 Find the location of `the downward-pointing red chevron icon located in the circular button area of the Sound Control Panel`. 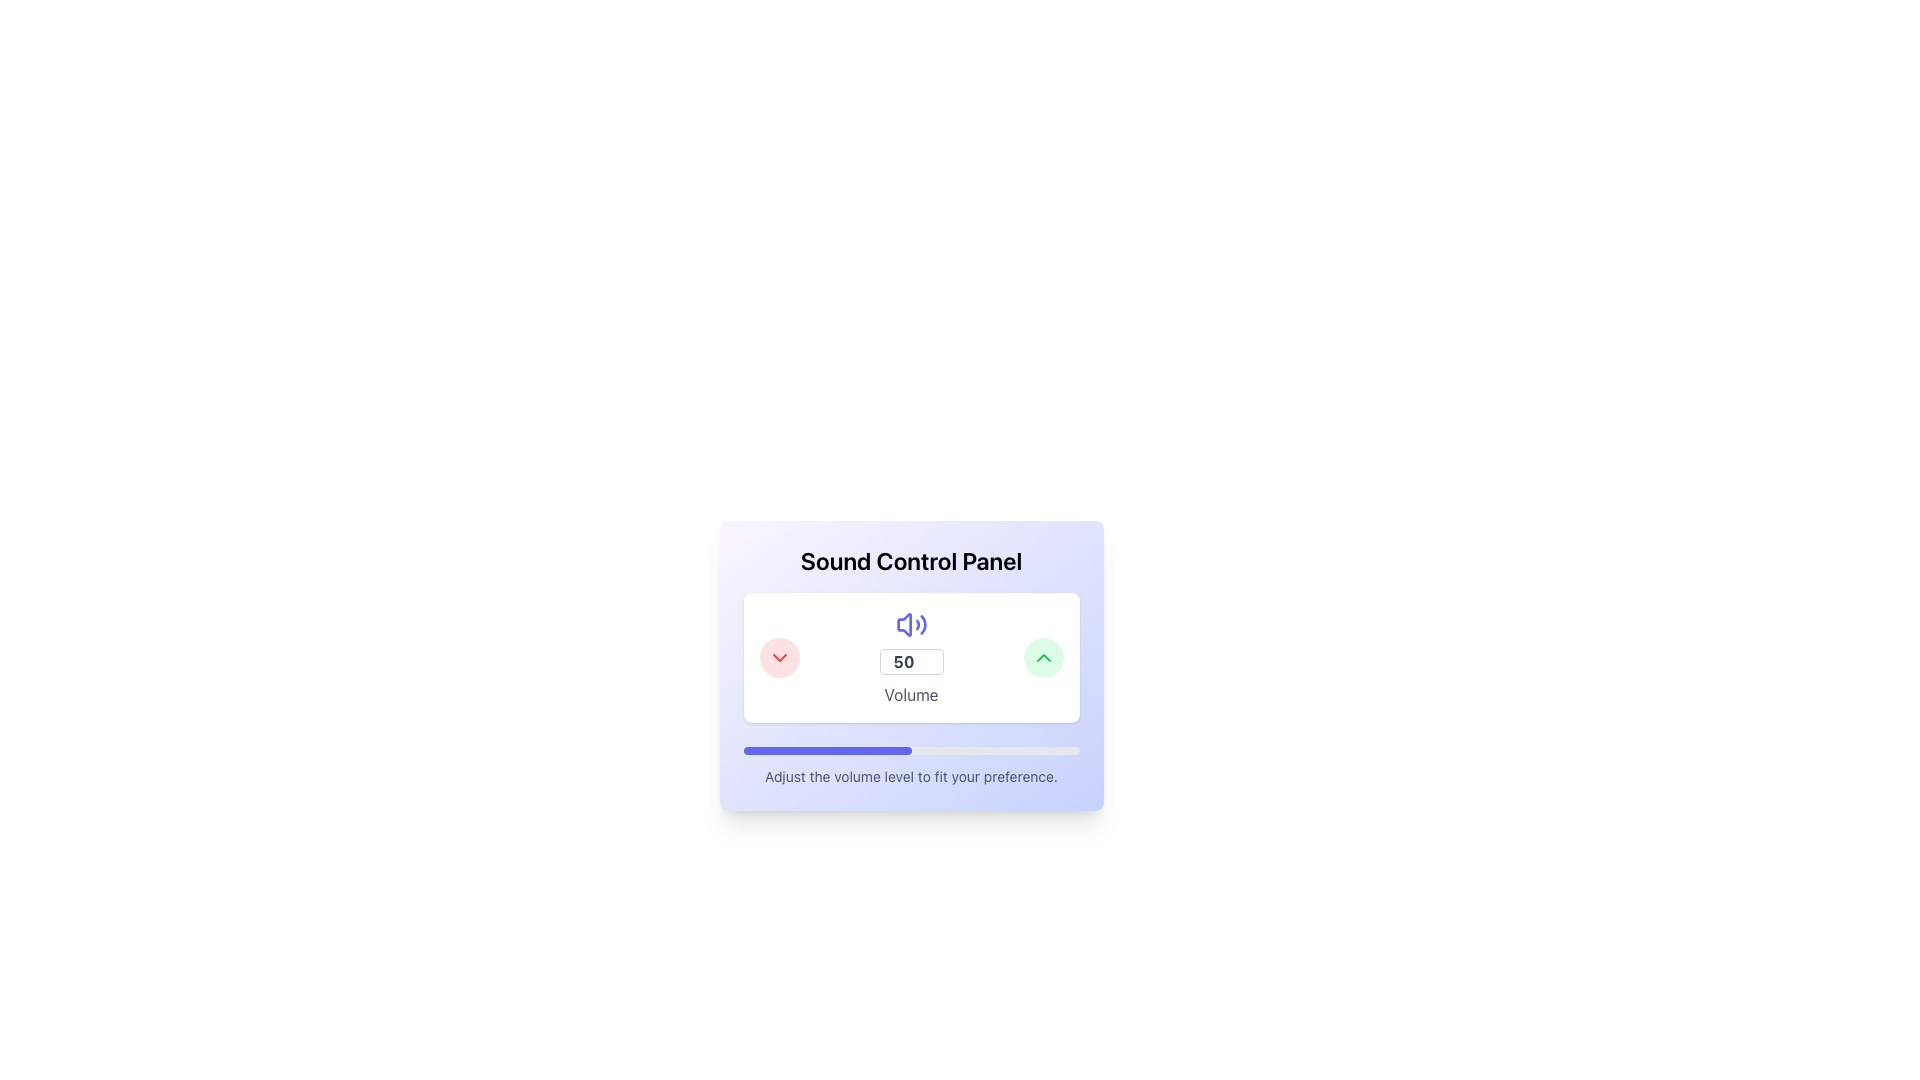

the downward-pointing red chevron icon located in the circular button area of the Sound Control Panel is located at coordinates (778, 658).